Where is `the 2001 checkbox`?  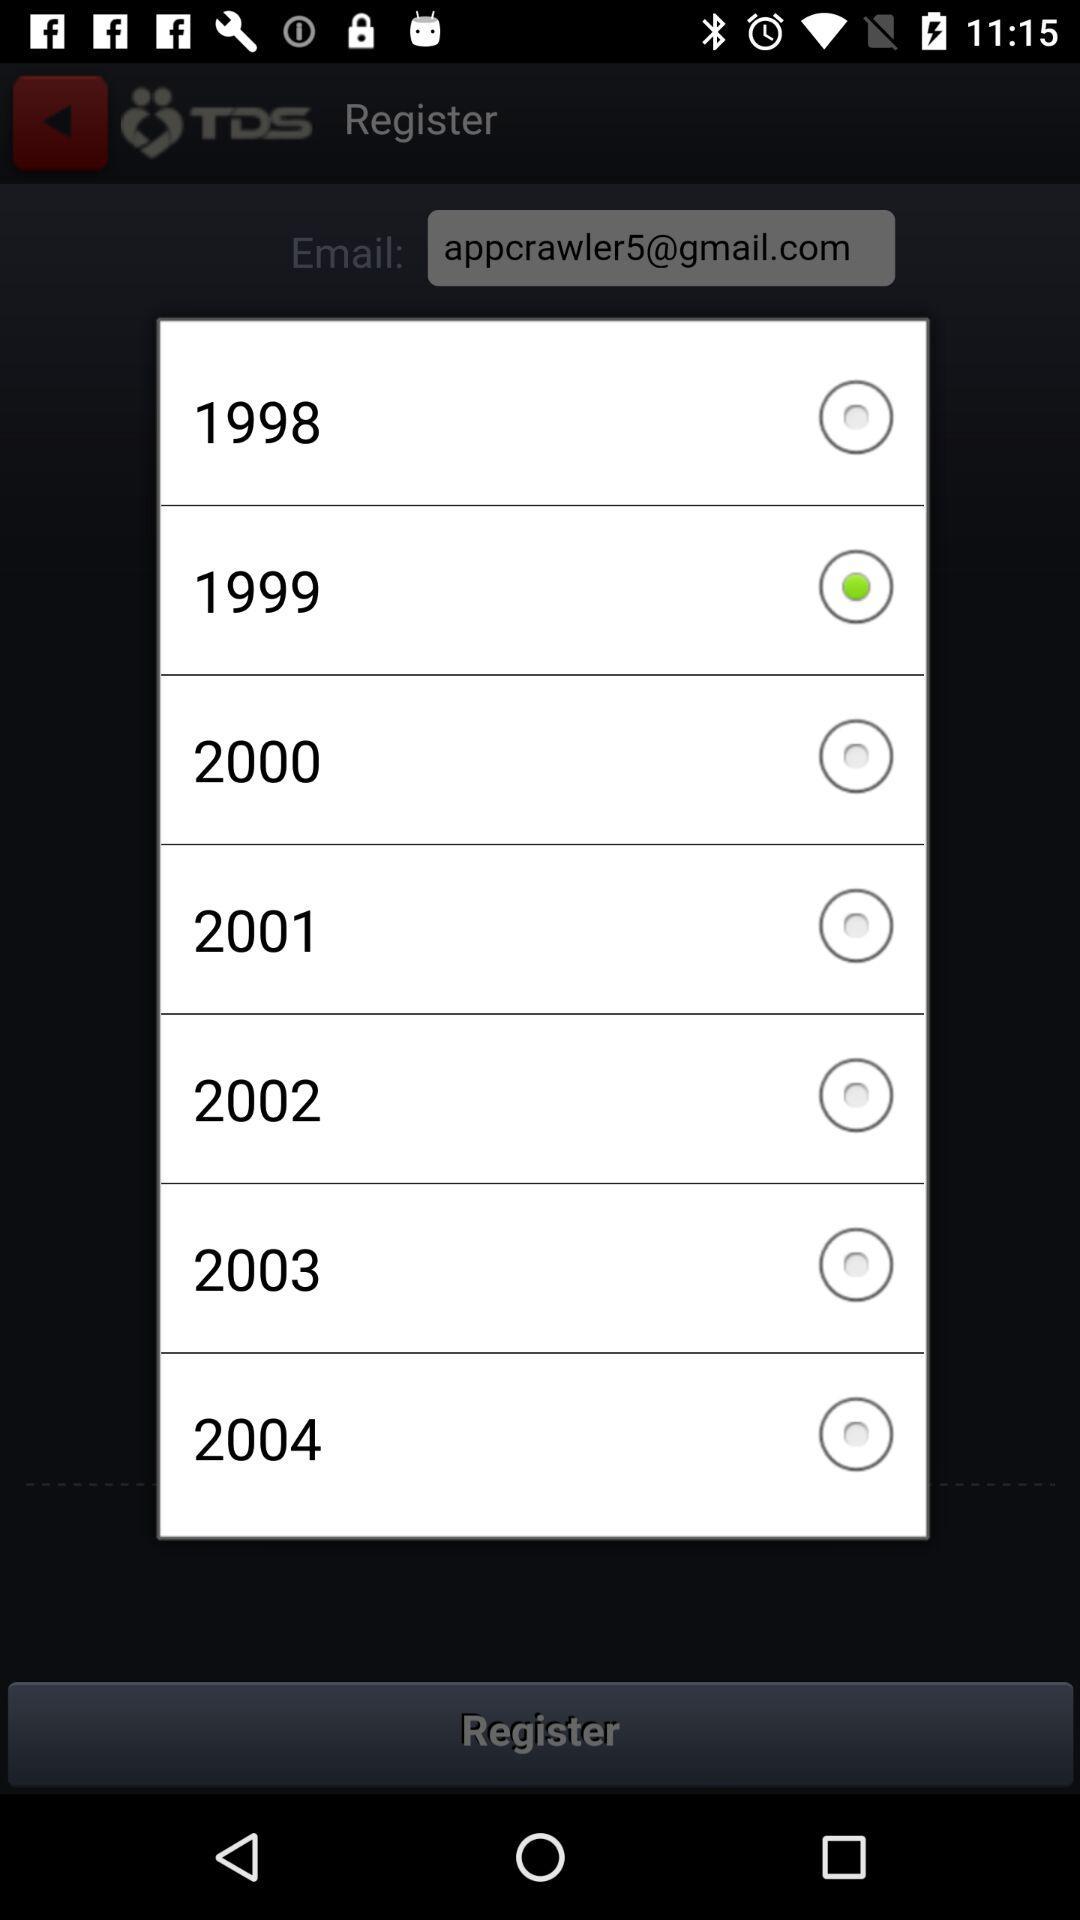
the 2001 checkbox is located at coordinates (542, 928).